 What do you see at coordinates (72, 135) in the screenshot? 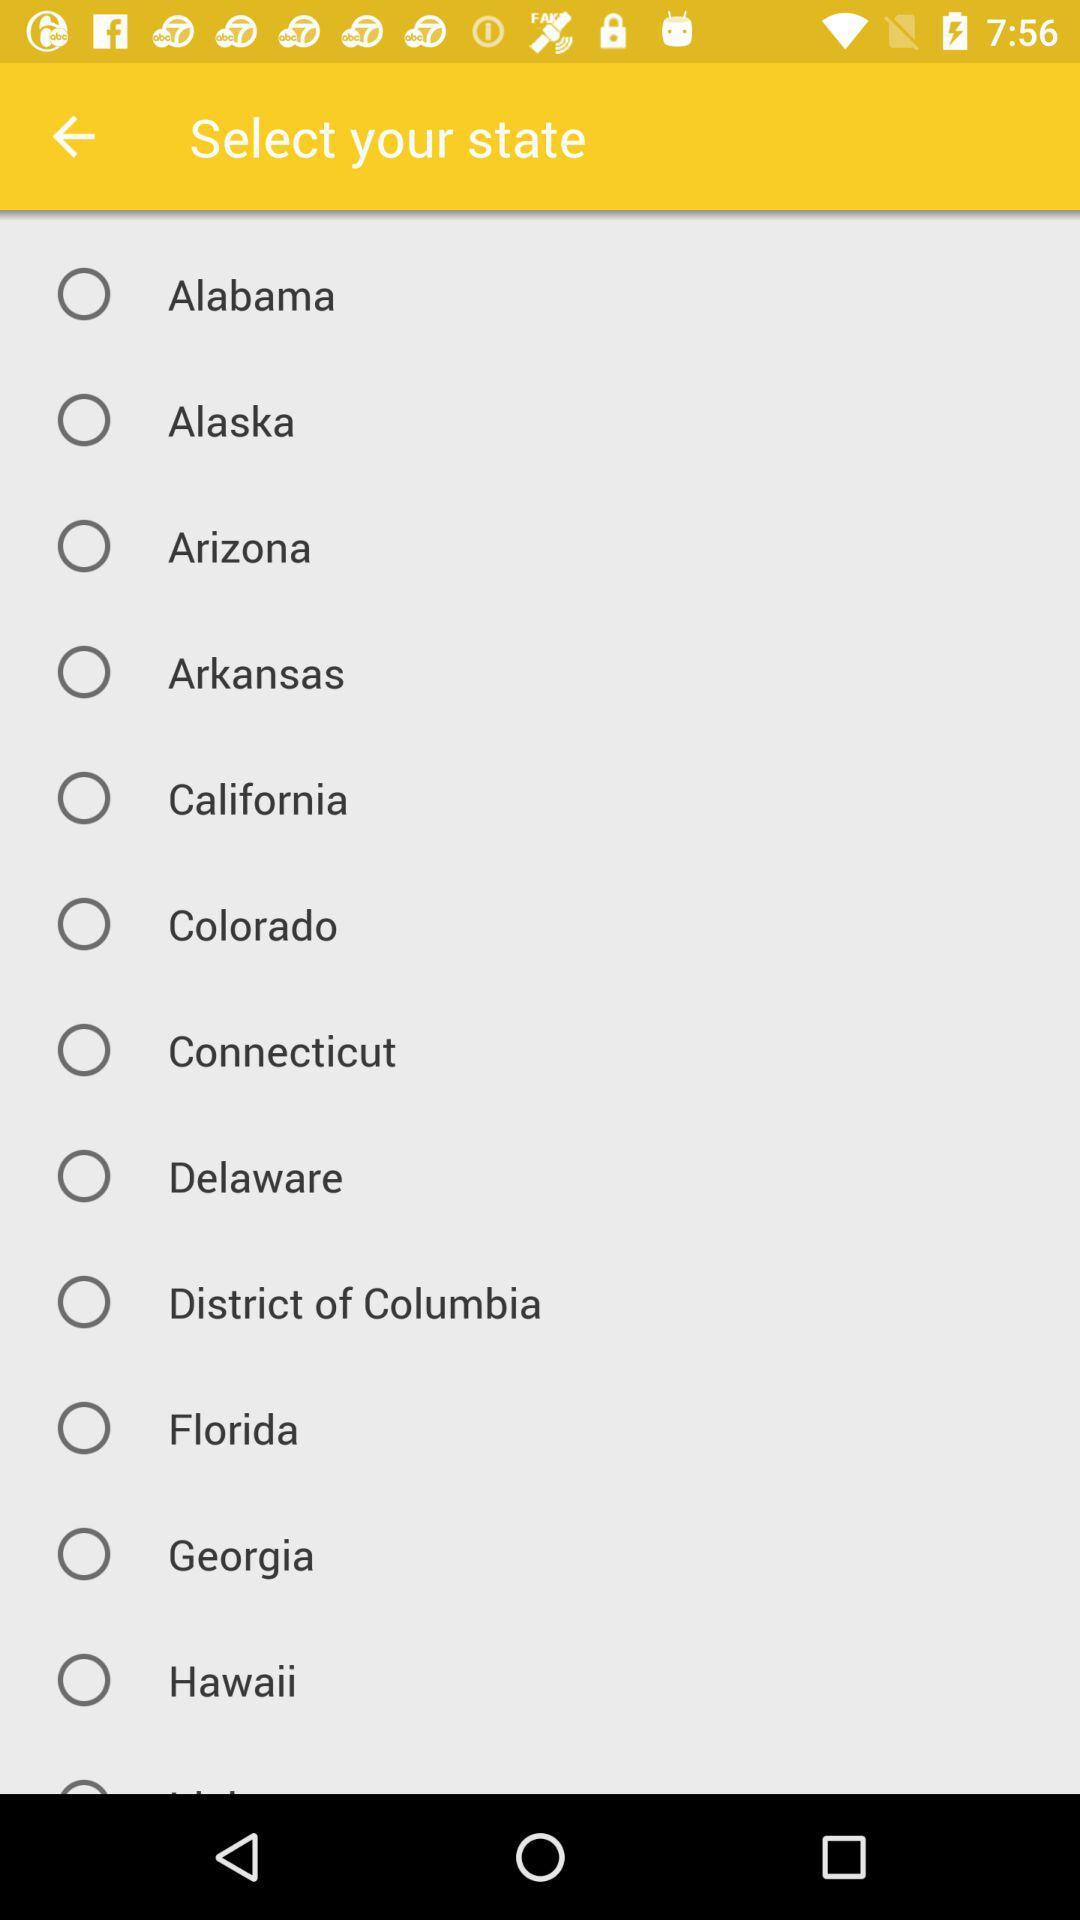
I see `return to previous screen` at bounding box center [72, 135].